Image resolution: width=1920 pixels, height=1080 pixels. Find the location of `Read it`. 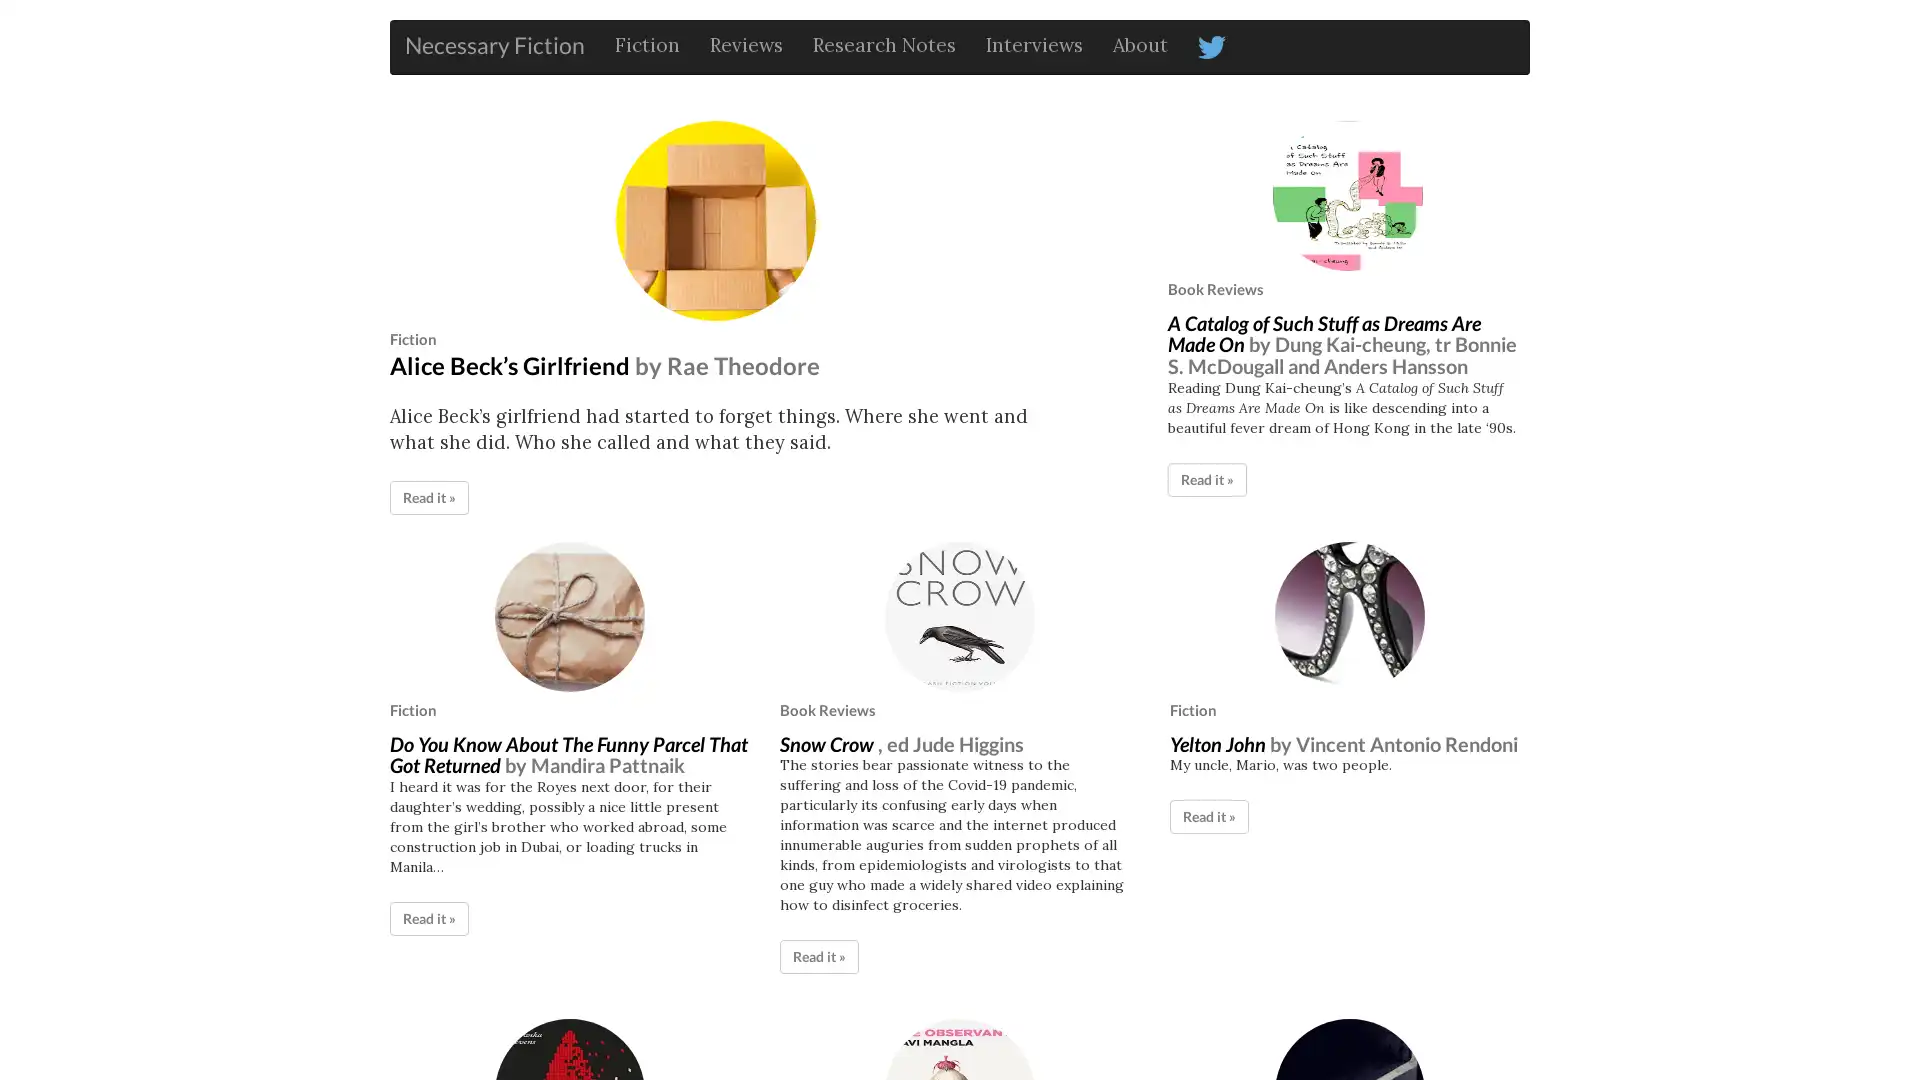

Read it is located at coordinates (428, 496).